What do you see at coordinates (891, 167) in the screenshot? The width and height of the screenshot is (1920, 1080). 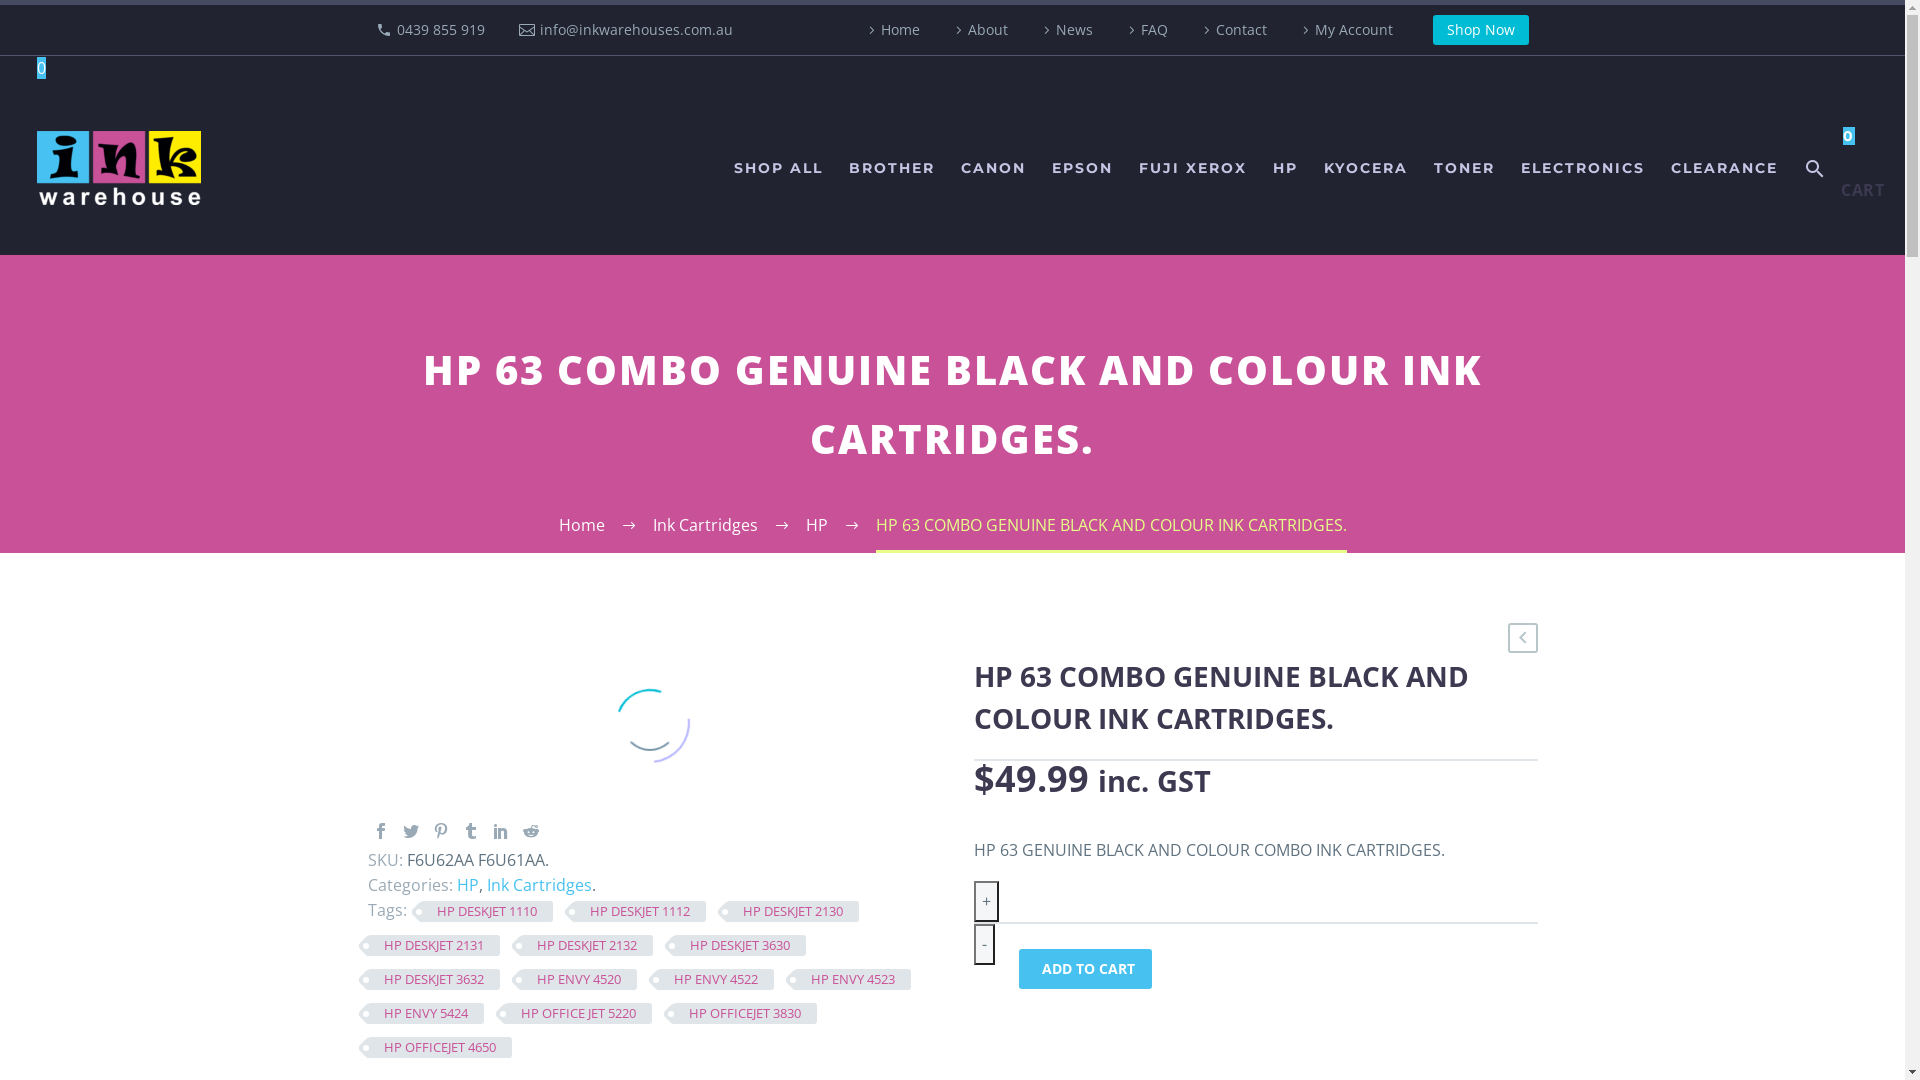 I see `'BROTHER'` at bounding box center [891, 167].